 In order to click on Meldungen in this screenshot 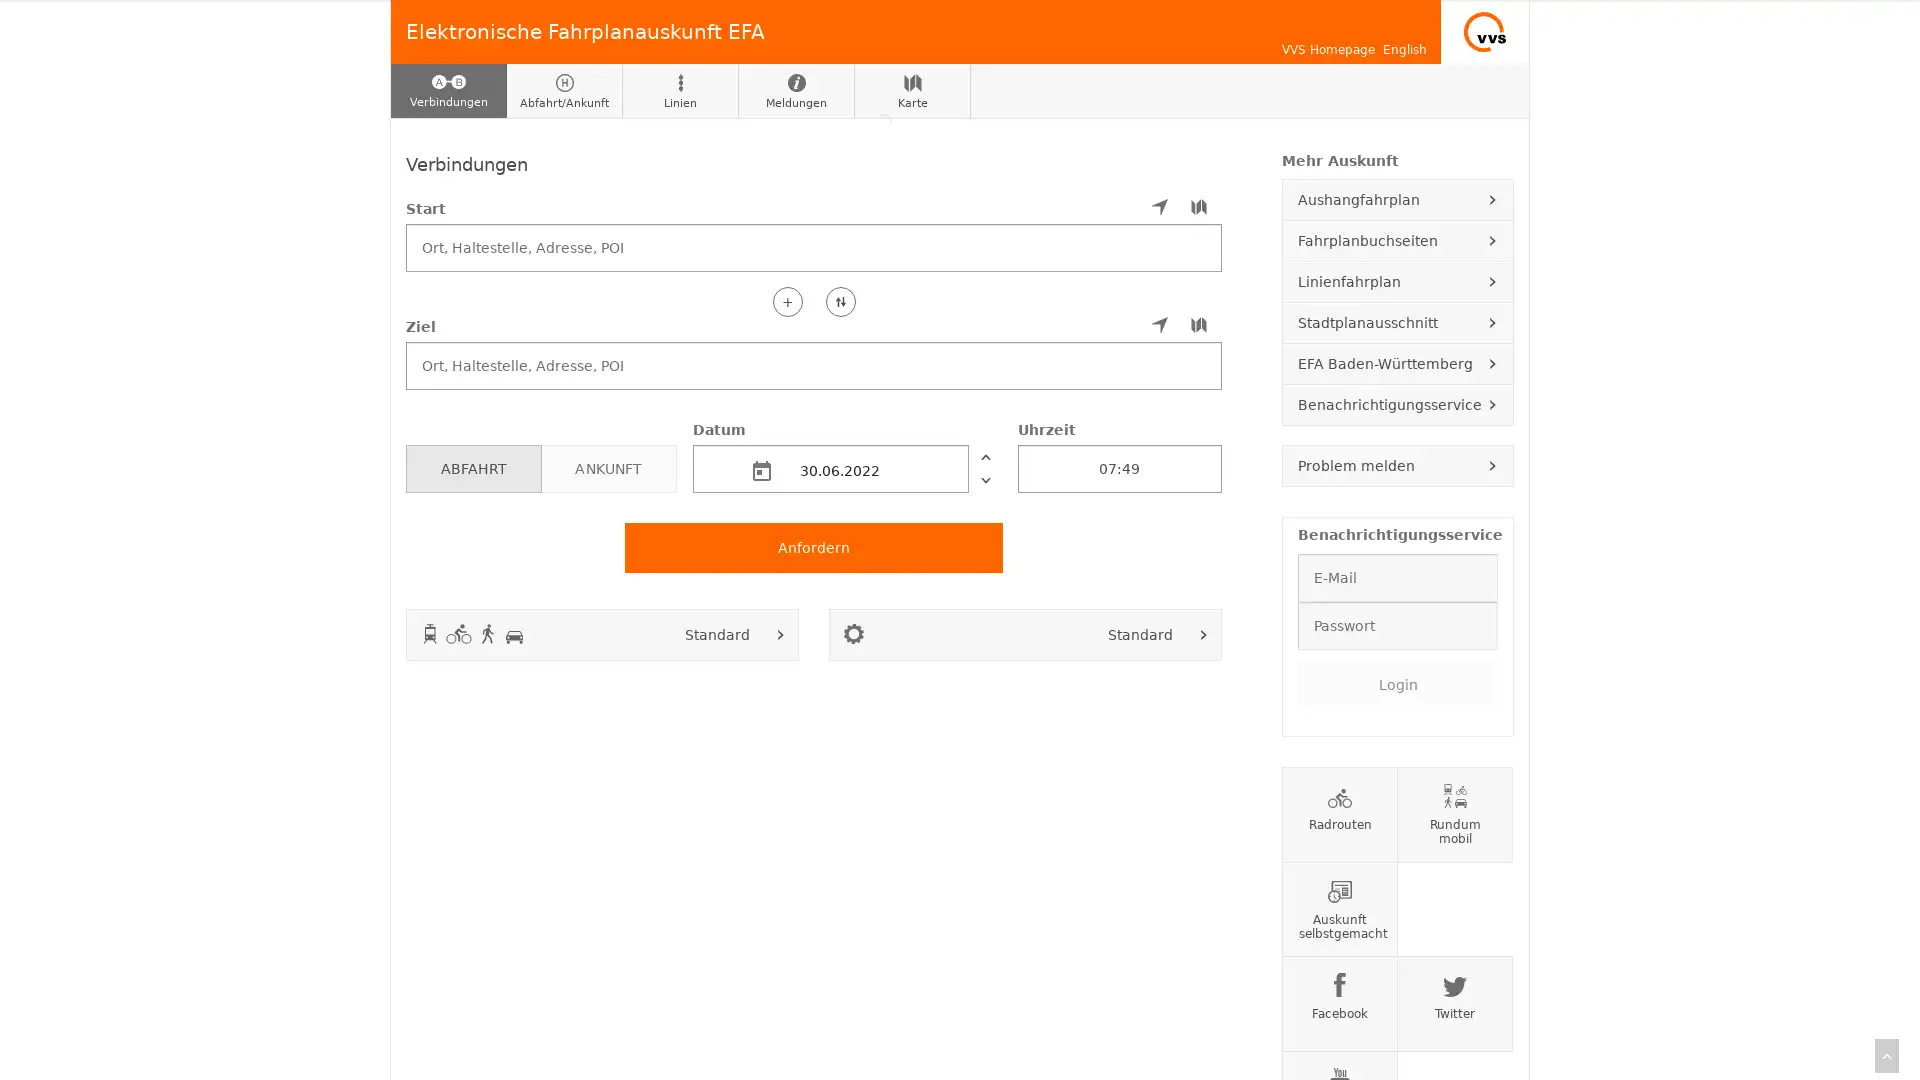, I will do `click(795, 91)`.